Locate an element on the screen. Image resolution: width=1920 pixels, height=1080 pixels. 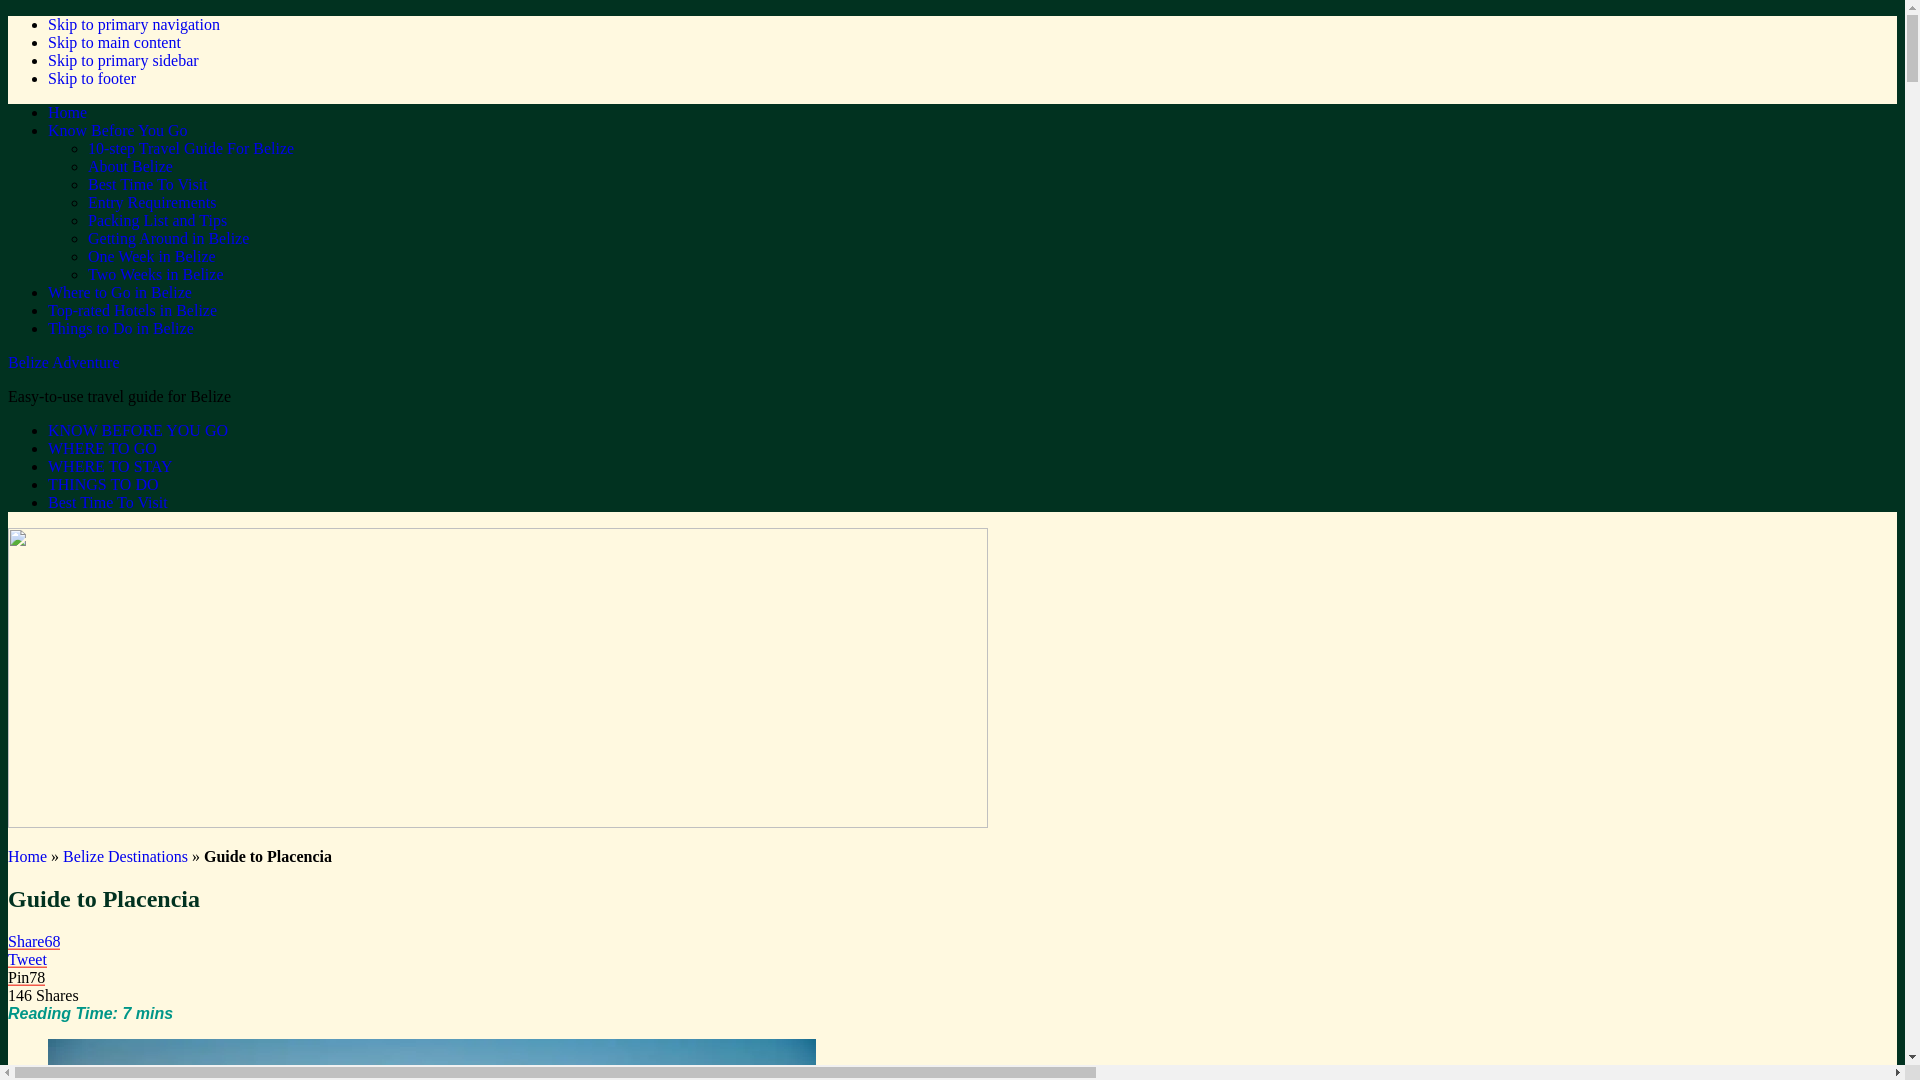
'Belize Destinations' is located at coordinates (124, 855).